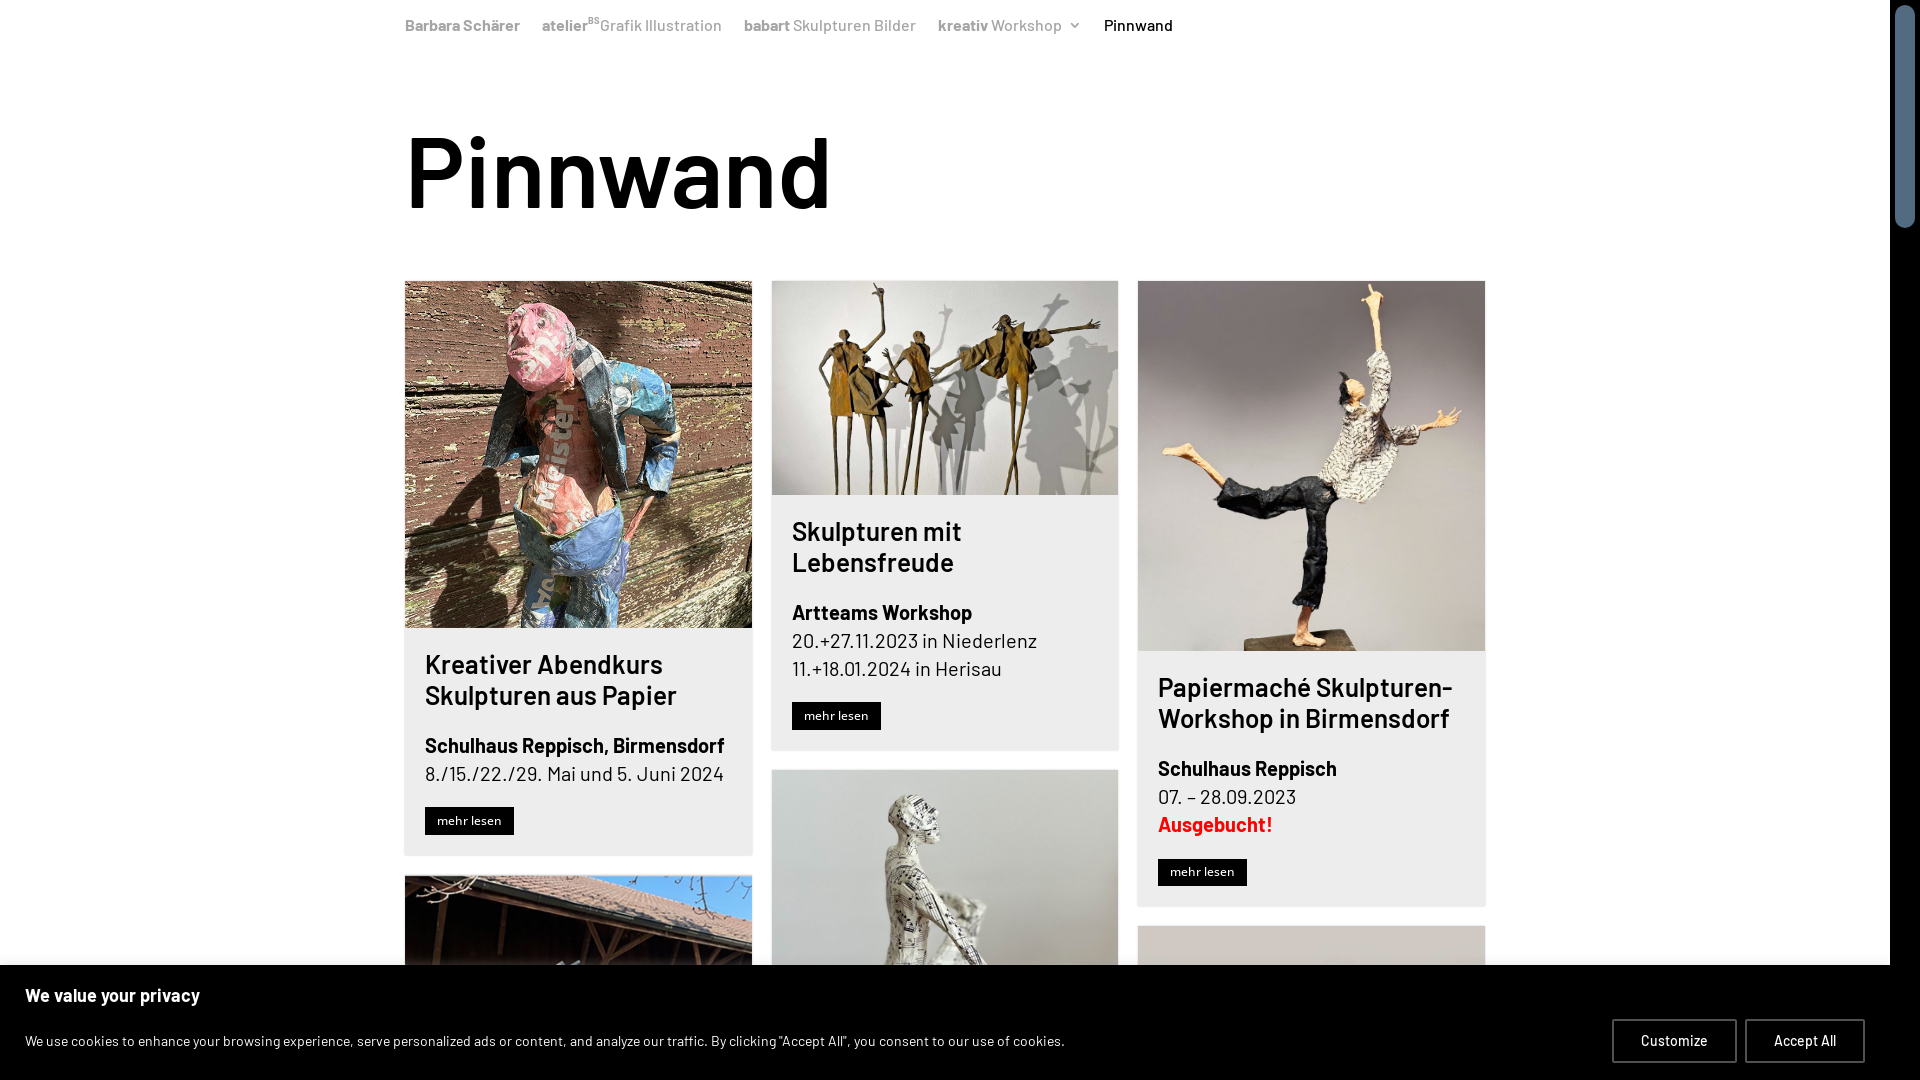 The image size is (1920, 1080). What do you see at coordinates (743, 30) in the screenshot?
I see `'babart Skulpturen Bilder'` at bounding box center [743, 30].